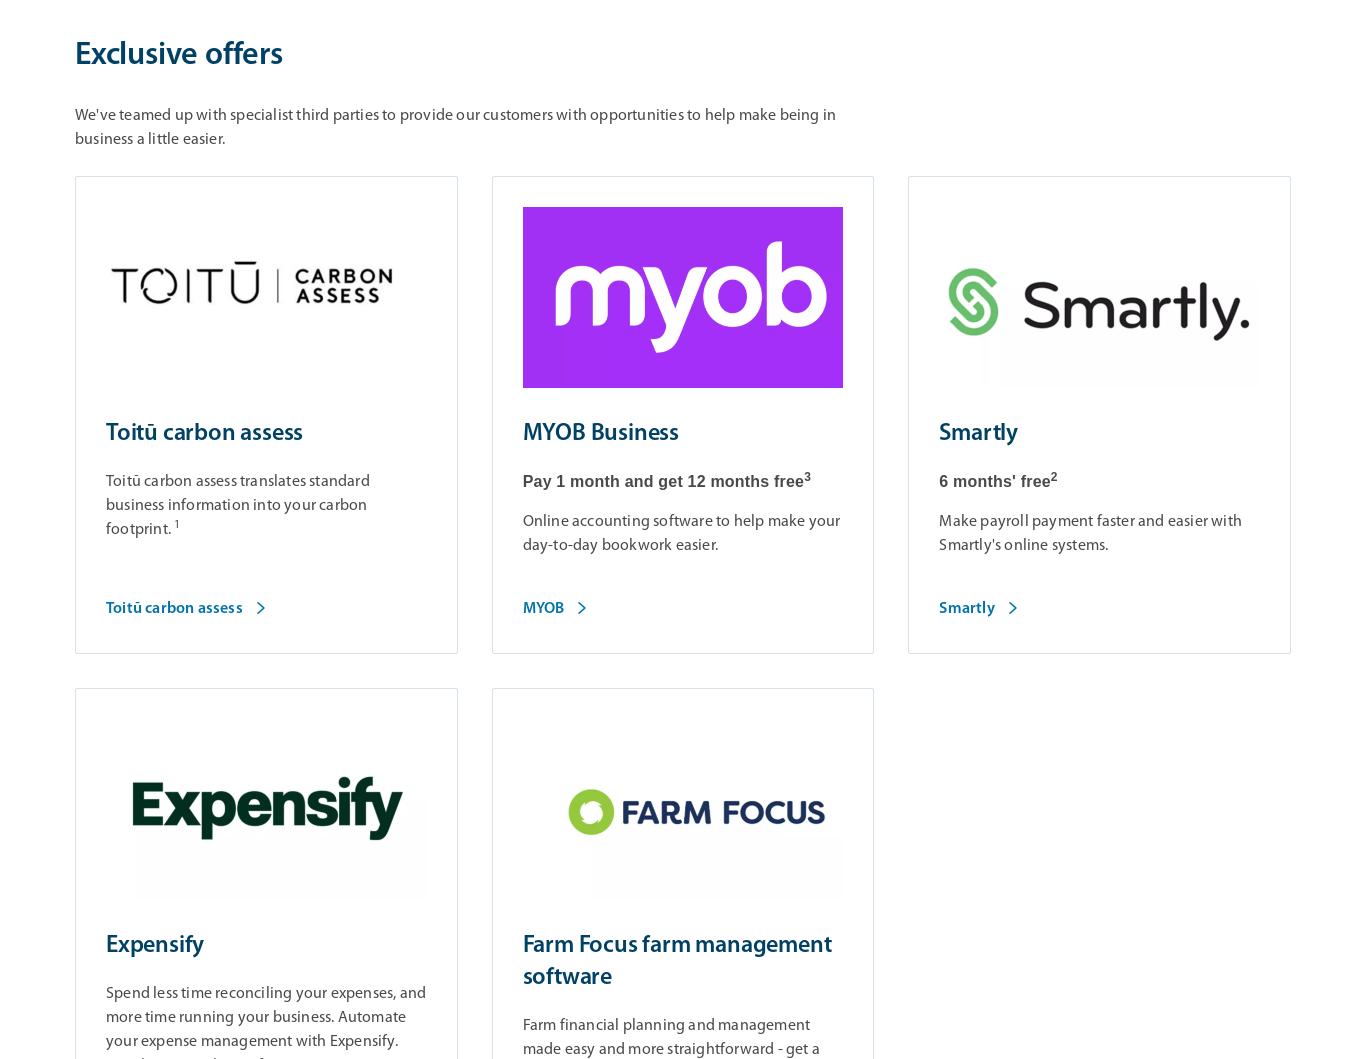  Describe the element at coordinates (782, 476) in the screenshot. I see `'3'` at that location.